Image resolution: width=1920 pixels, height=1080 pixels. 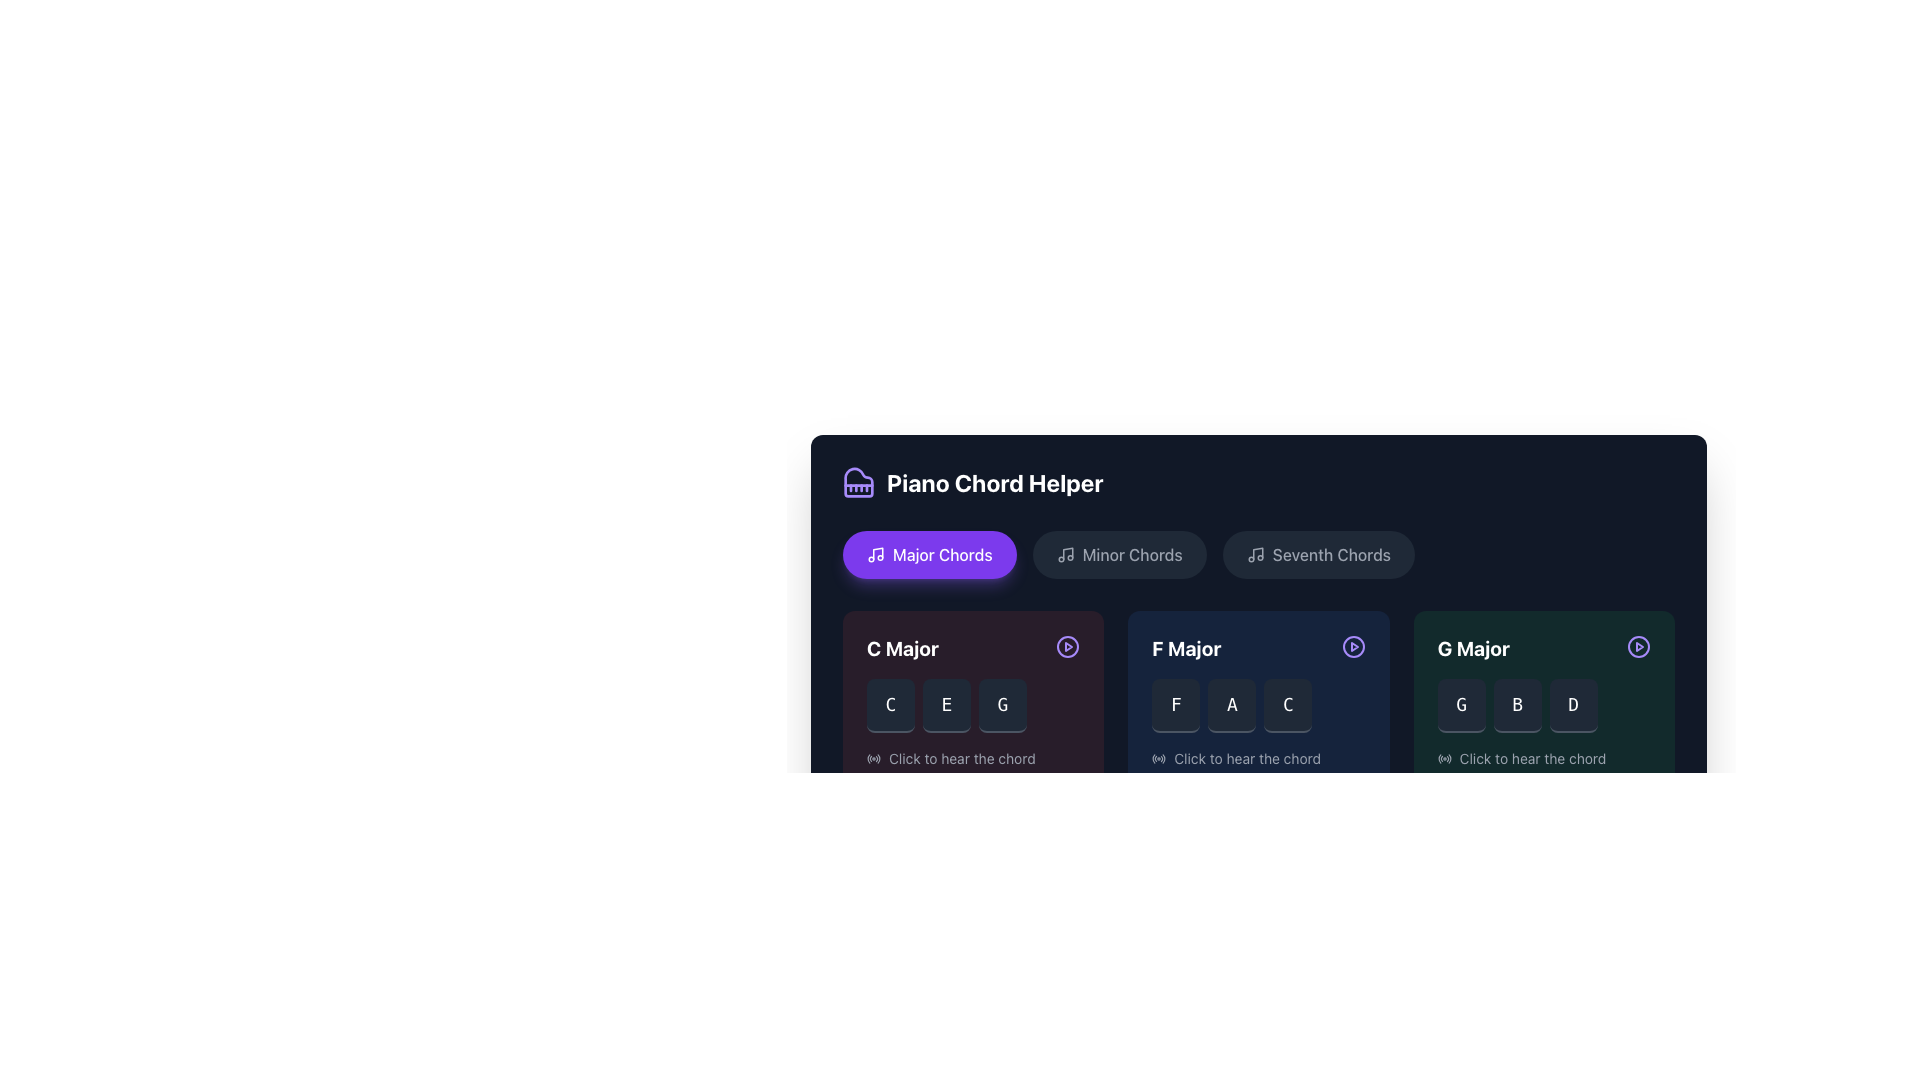 What do you see at coordinates (1638, 647) in the screenshot?
I see `the decorative shape (circle) that enhances the play button, located in the top-right corner of the G Major chord box` at bounding box center [1638, 647].